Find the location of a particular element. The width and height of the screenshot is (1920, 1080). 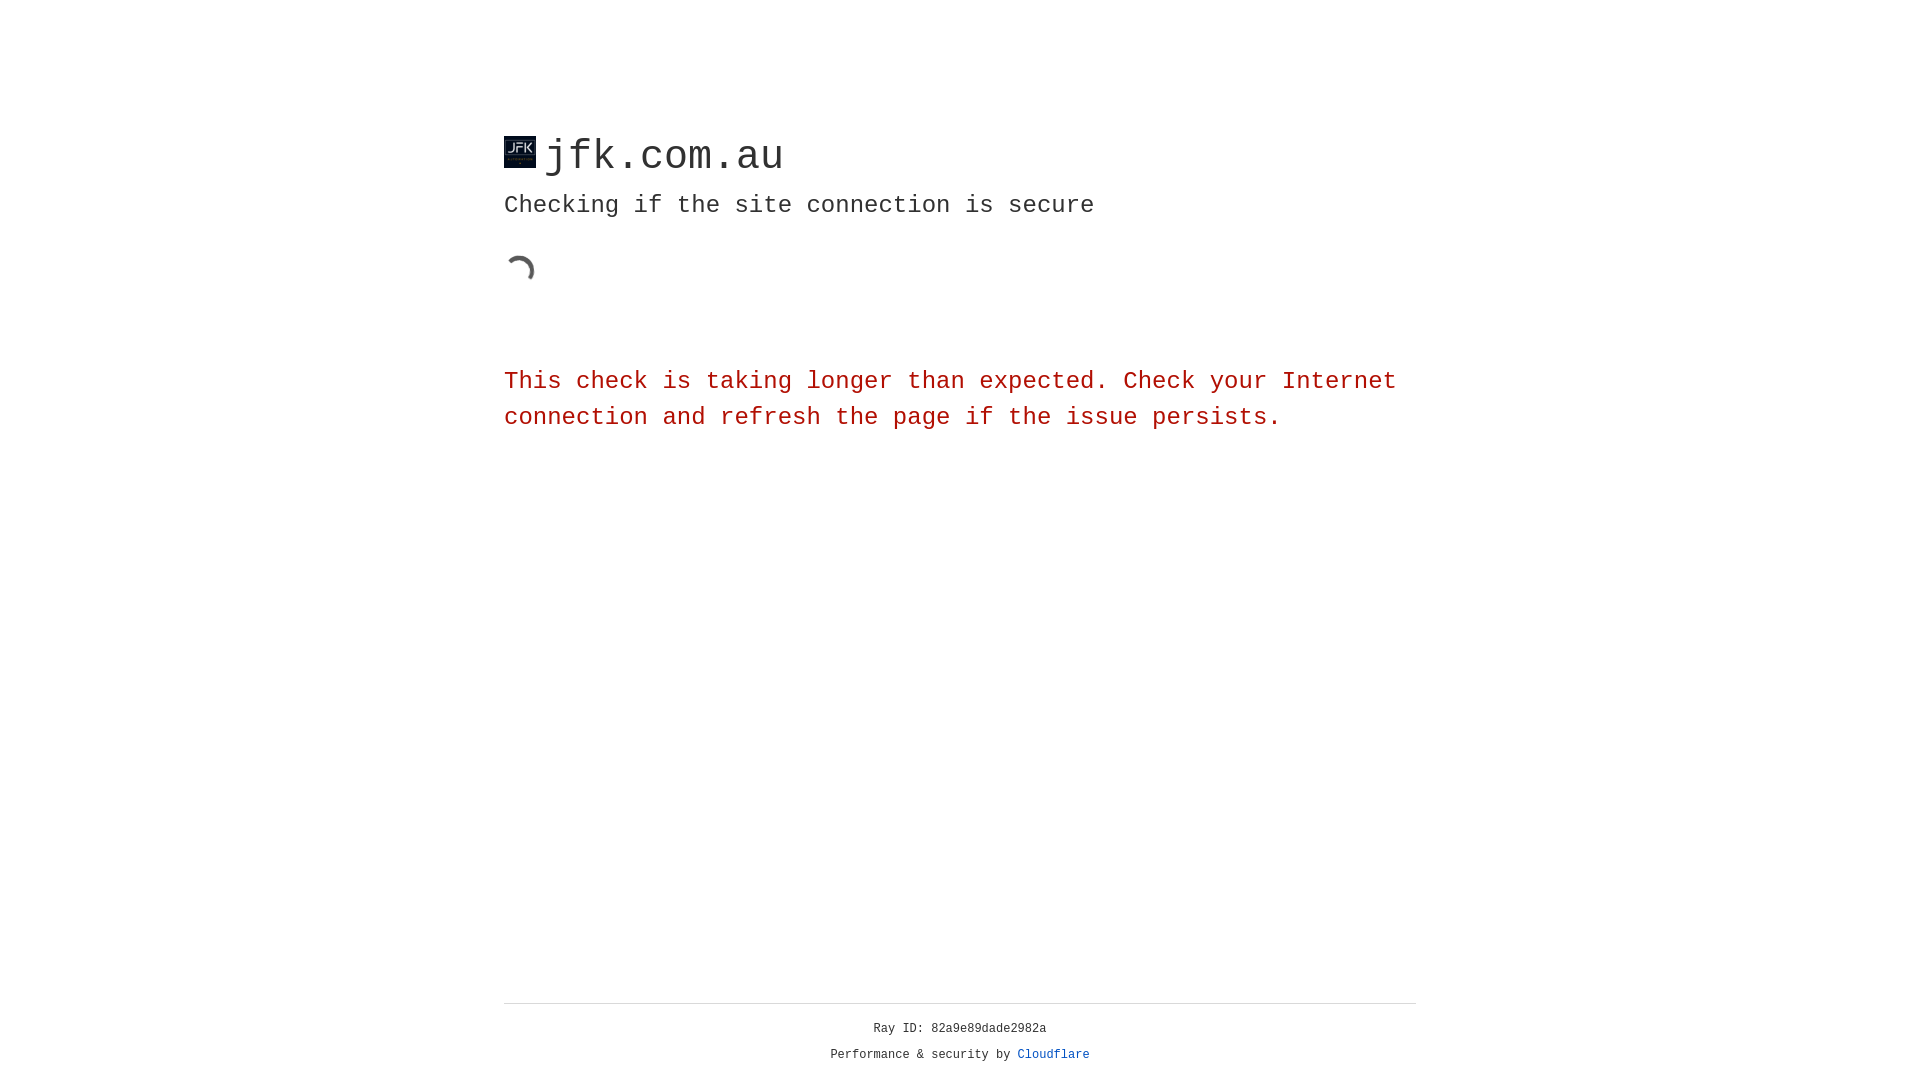

'Cloudflare' is located at coordinates (1053, 1054).